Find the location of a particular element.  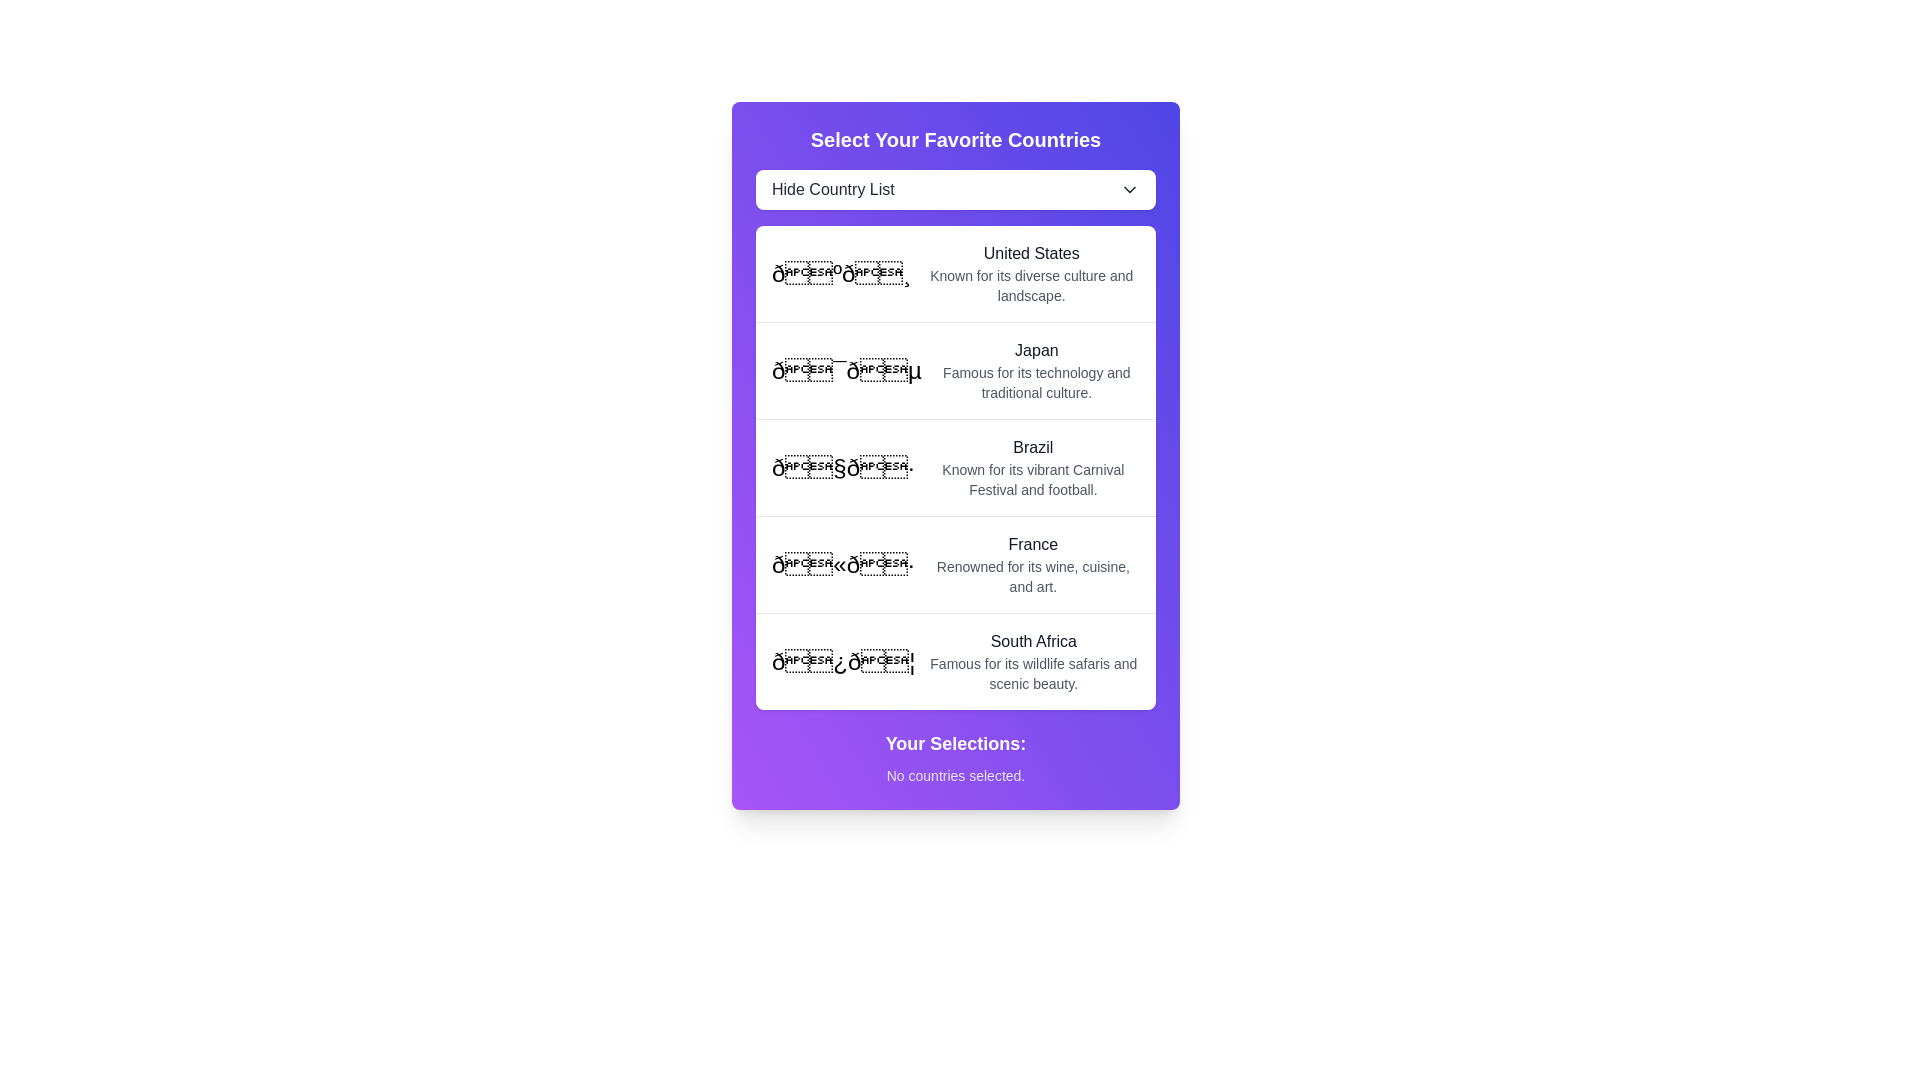

the first list item containing the country name 'United States' and its description in the 'Select Your Favorite Countries' section is located at coordinates (954, 273).